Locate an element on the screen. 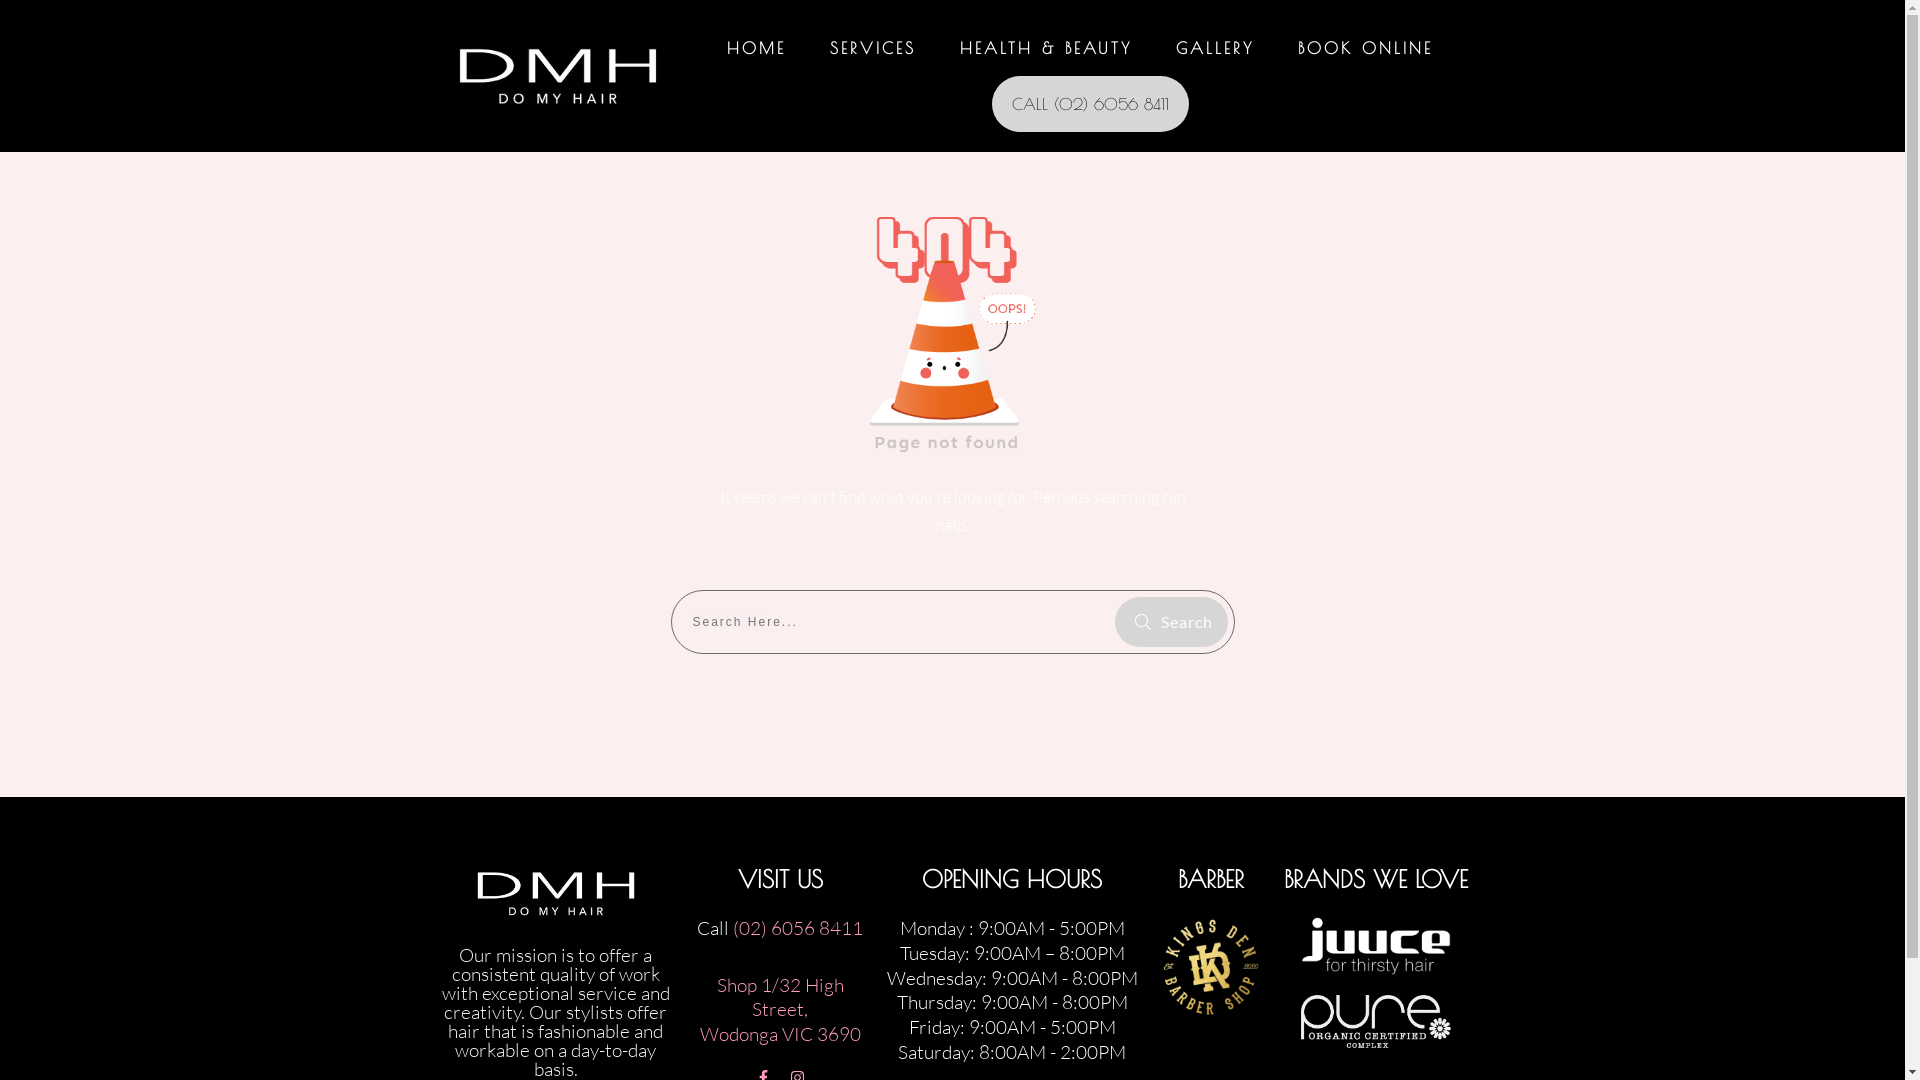  'GALLERY' is located at coordinates (1176, 46).